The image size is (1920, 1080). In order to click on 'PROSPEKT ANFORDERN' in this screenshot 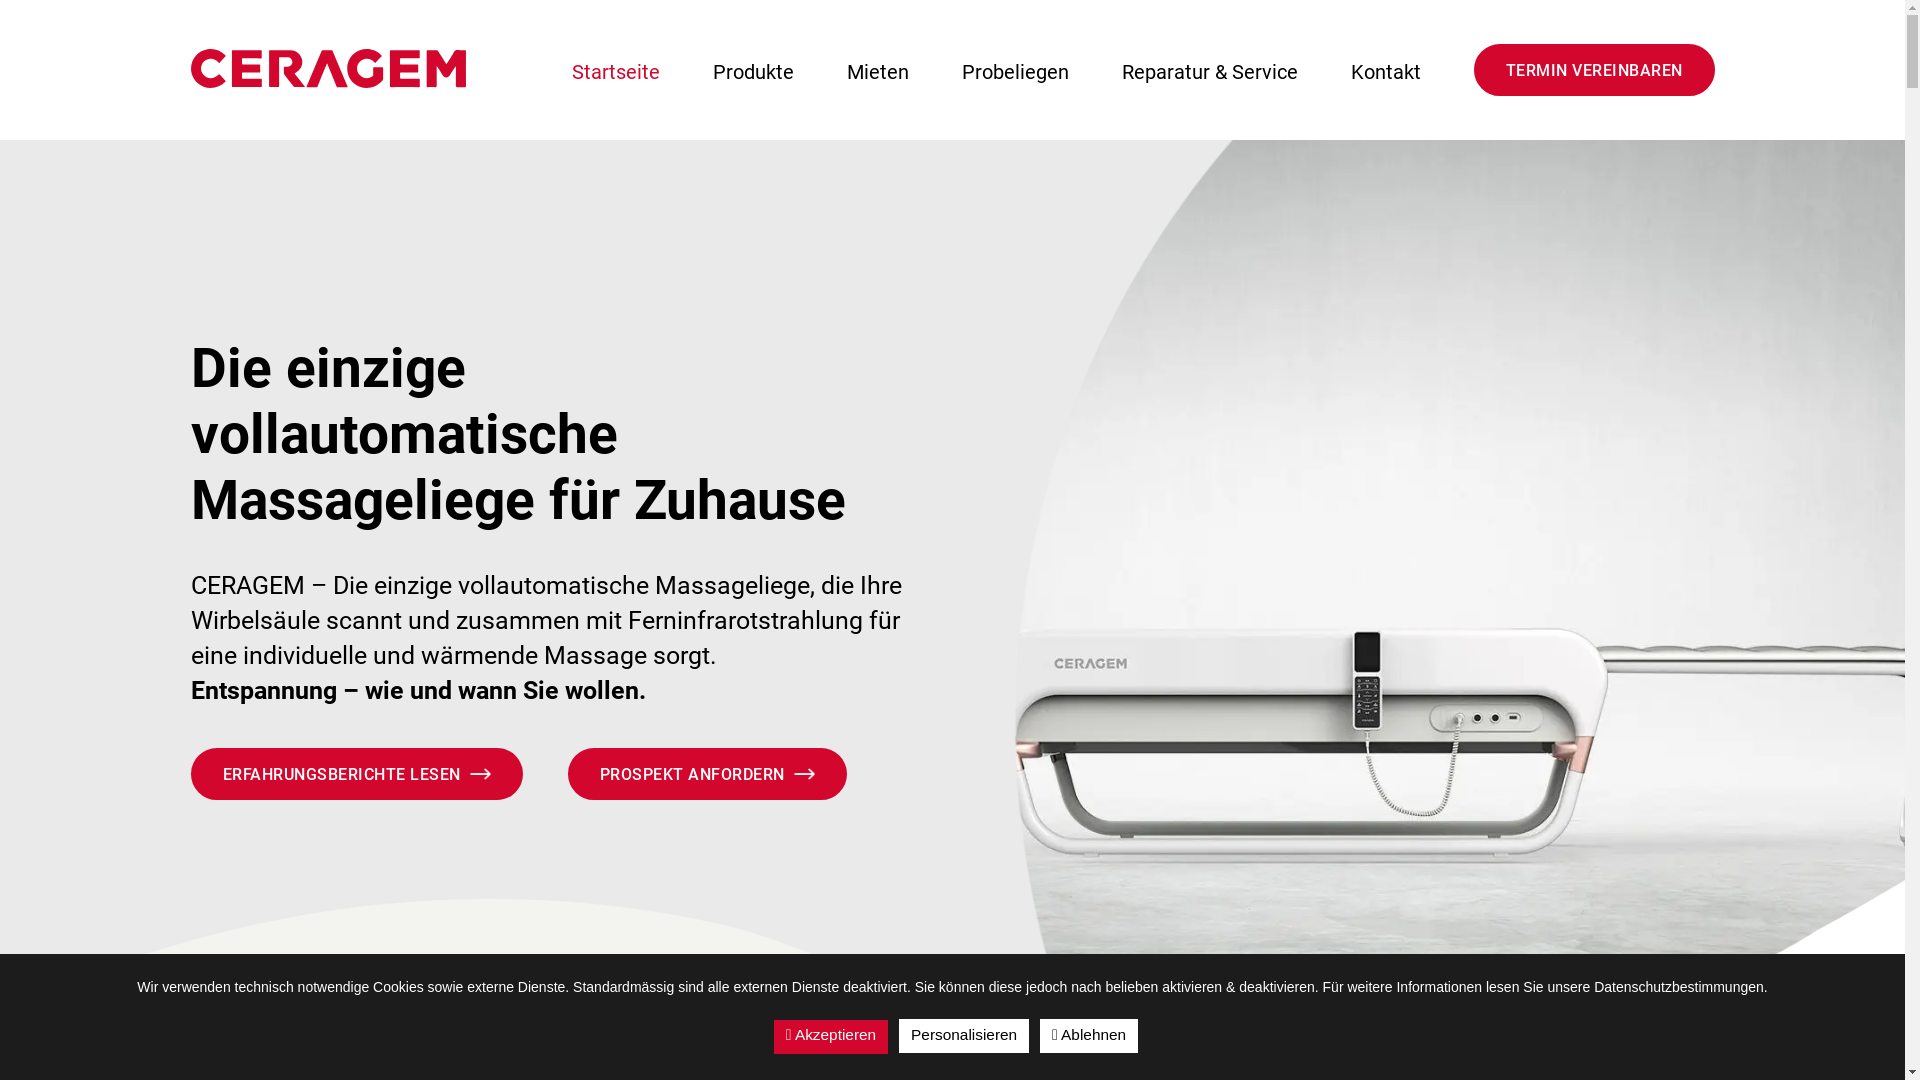, I will do `click(566, 773)`.